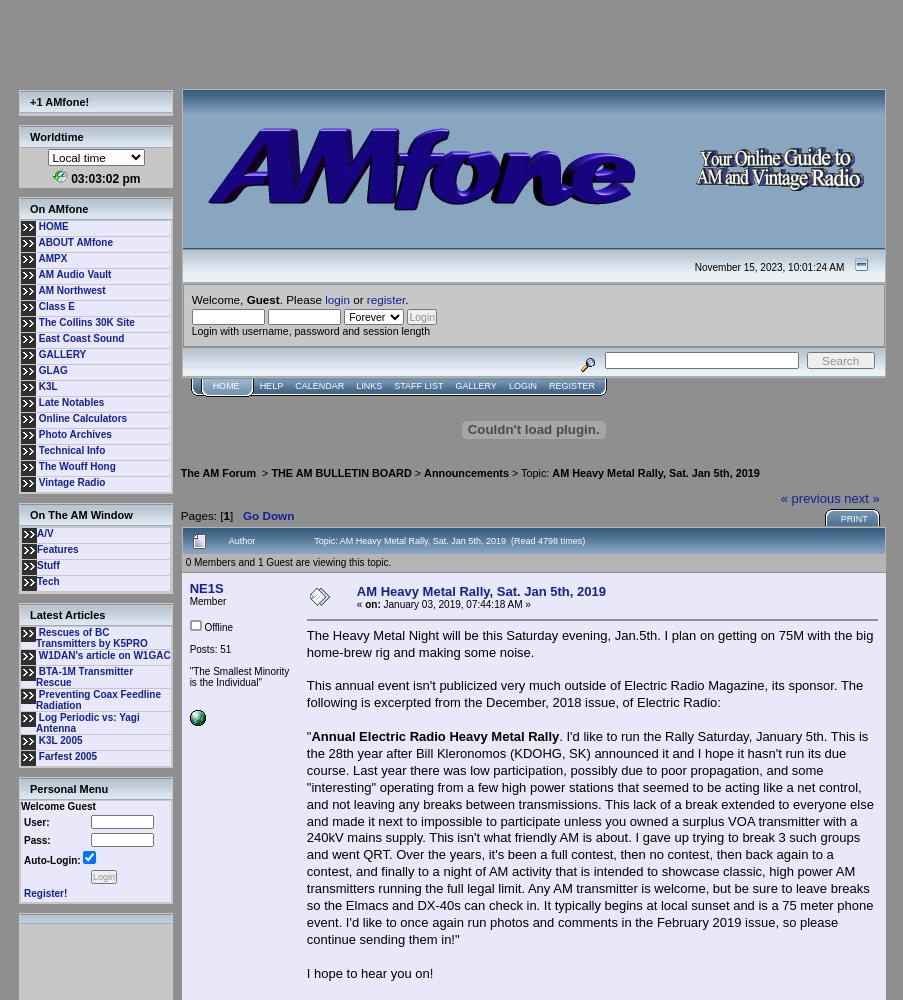 The width and height of the screenshot is (903, 1000). What do you see at coordinates (105, 179) in the screenshot?
I see `'03:03:02 pm'` at bounding box center [105, 179].